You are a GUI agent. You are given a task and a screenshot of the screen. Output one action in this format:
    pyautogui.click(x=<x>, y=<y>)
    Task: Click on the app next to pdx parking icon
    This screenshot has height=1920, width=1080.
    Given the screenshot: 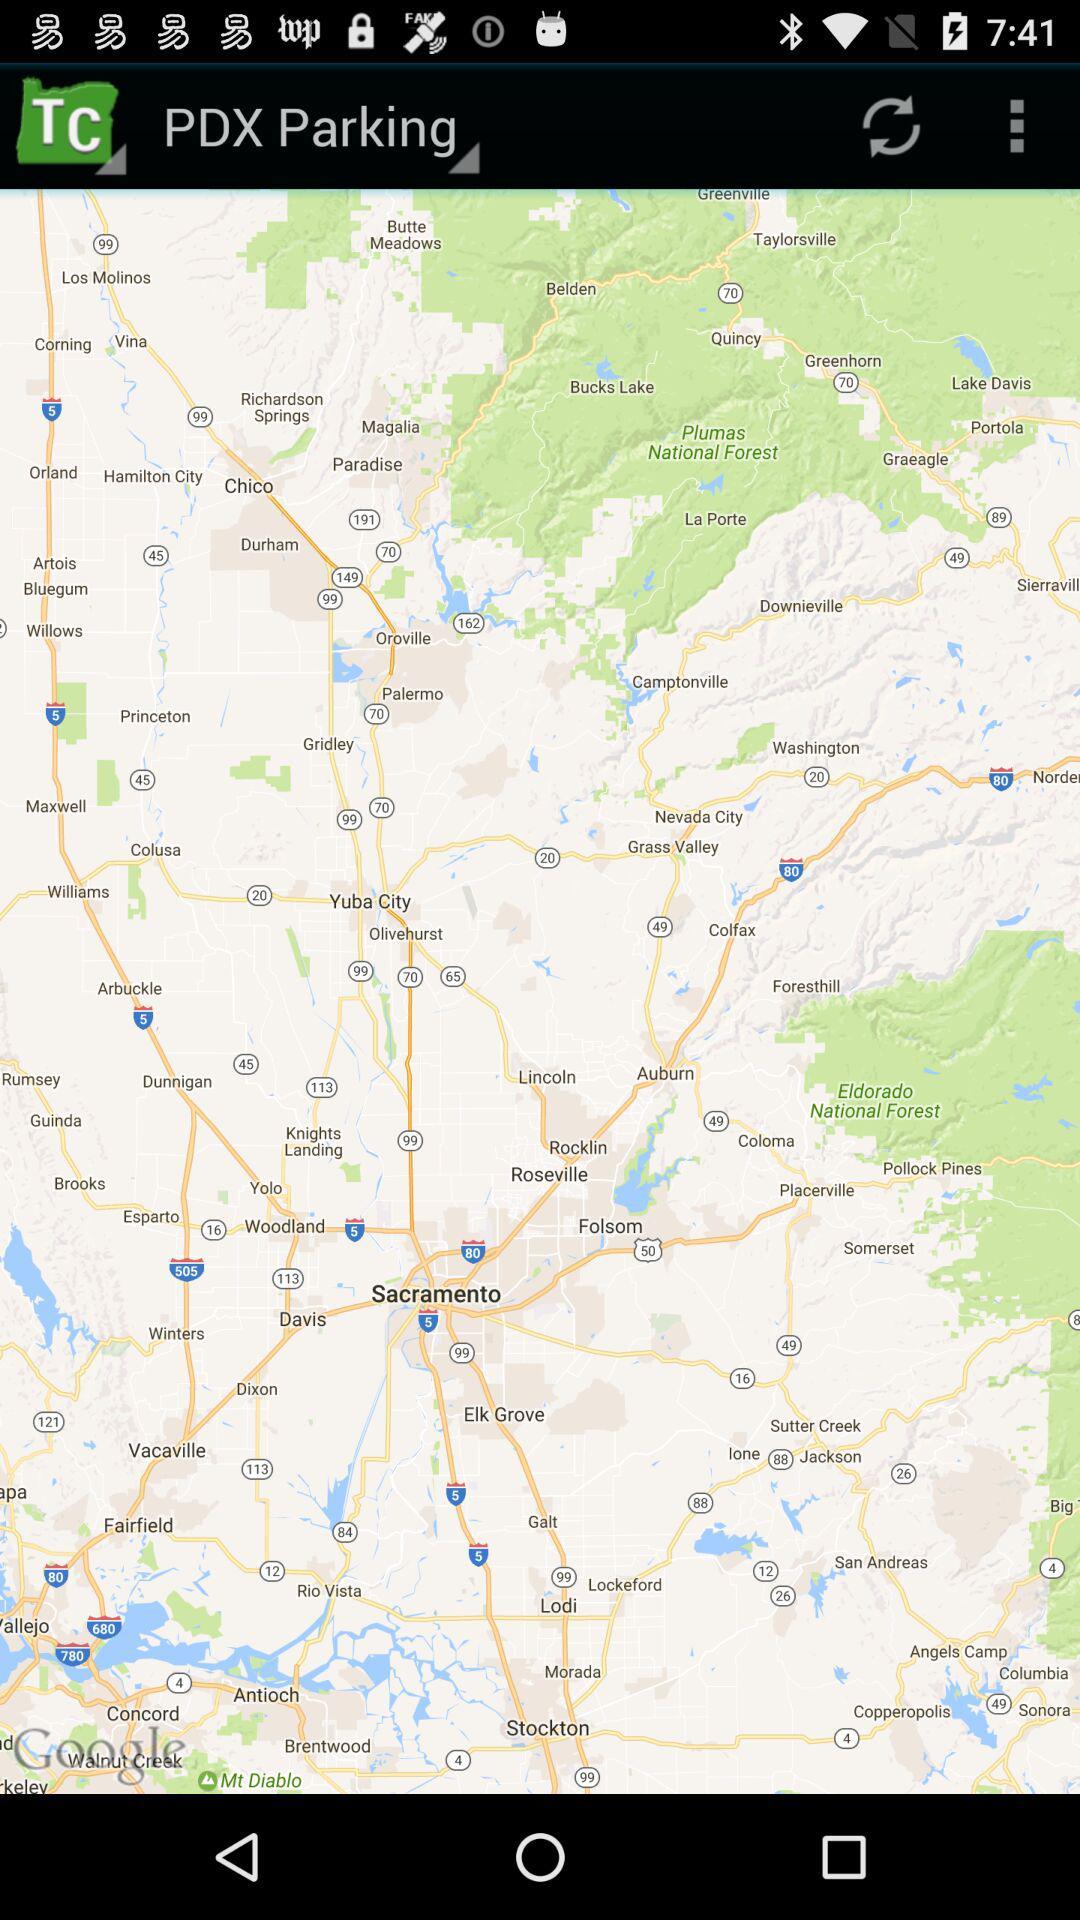 What is the action you would take?
    pyautogui.click(x=72, y=124)
    